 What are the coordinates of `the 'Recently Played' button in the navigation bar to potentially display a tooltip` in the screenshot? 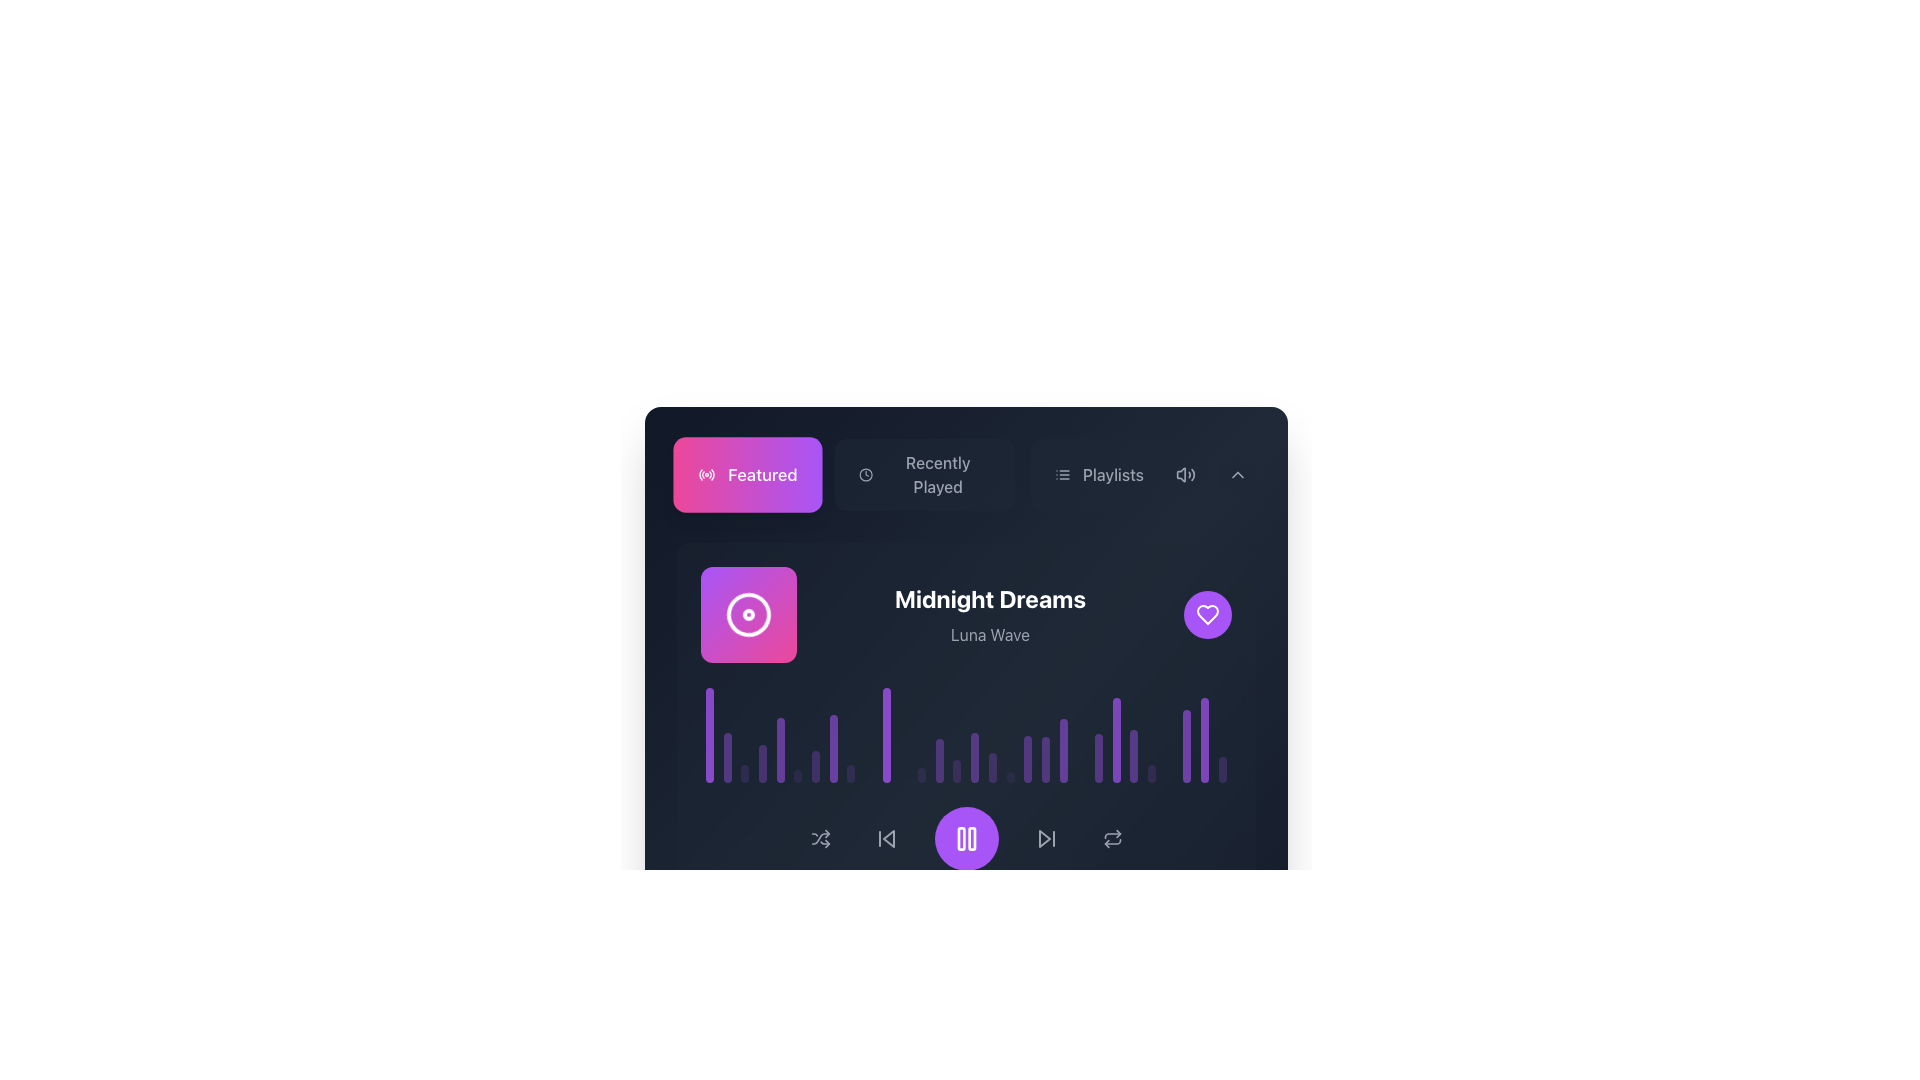 It's located at (966, 474).